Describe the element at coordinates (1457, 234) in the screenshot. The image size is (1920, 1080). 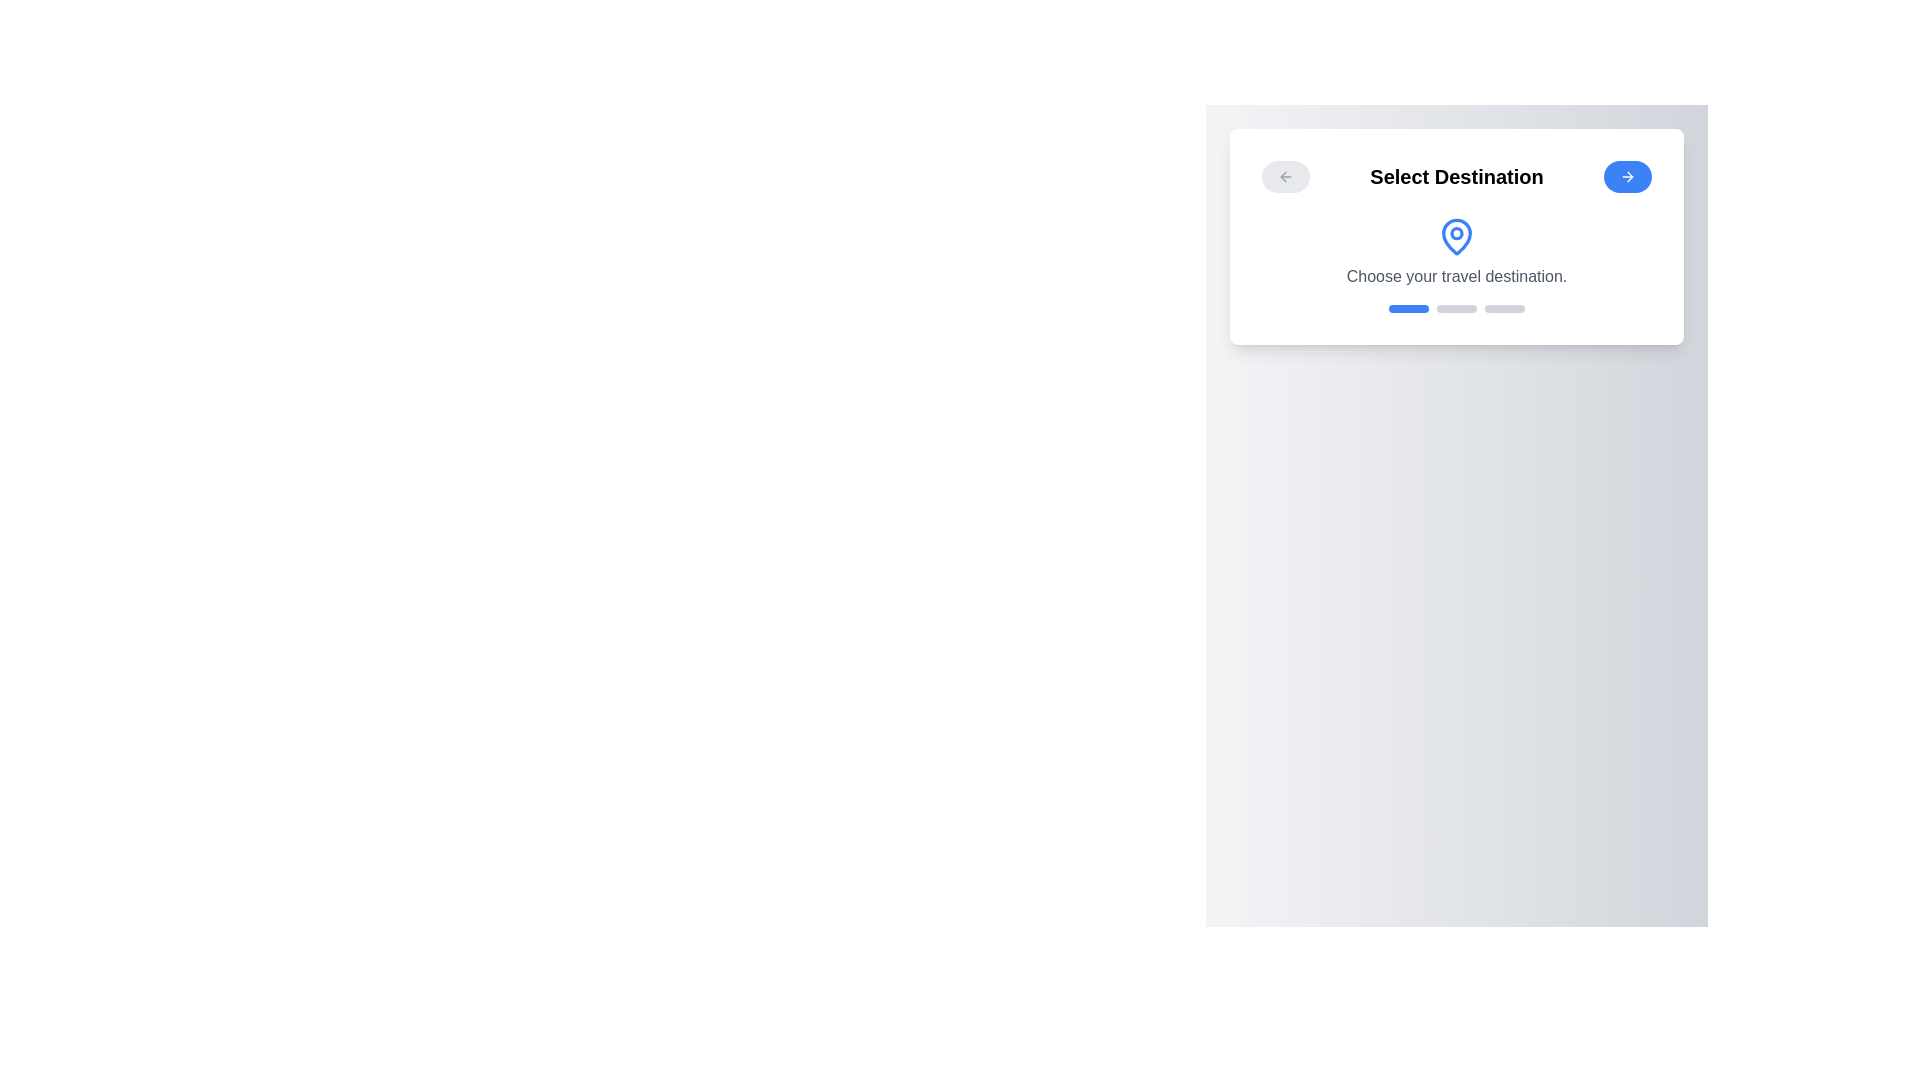
I see `the location marker icon, which is positioned within a centered card layout, above the text 'Choose your travel destination' and below the title 'Select Destination'` at that location.